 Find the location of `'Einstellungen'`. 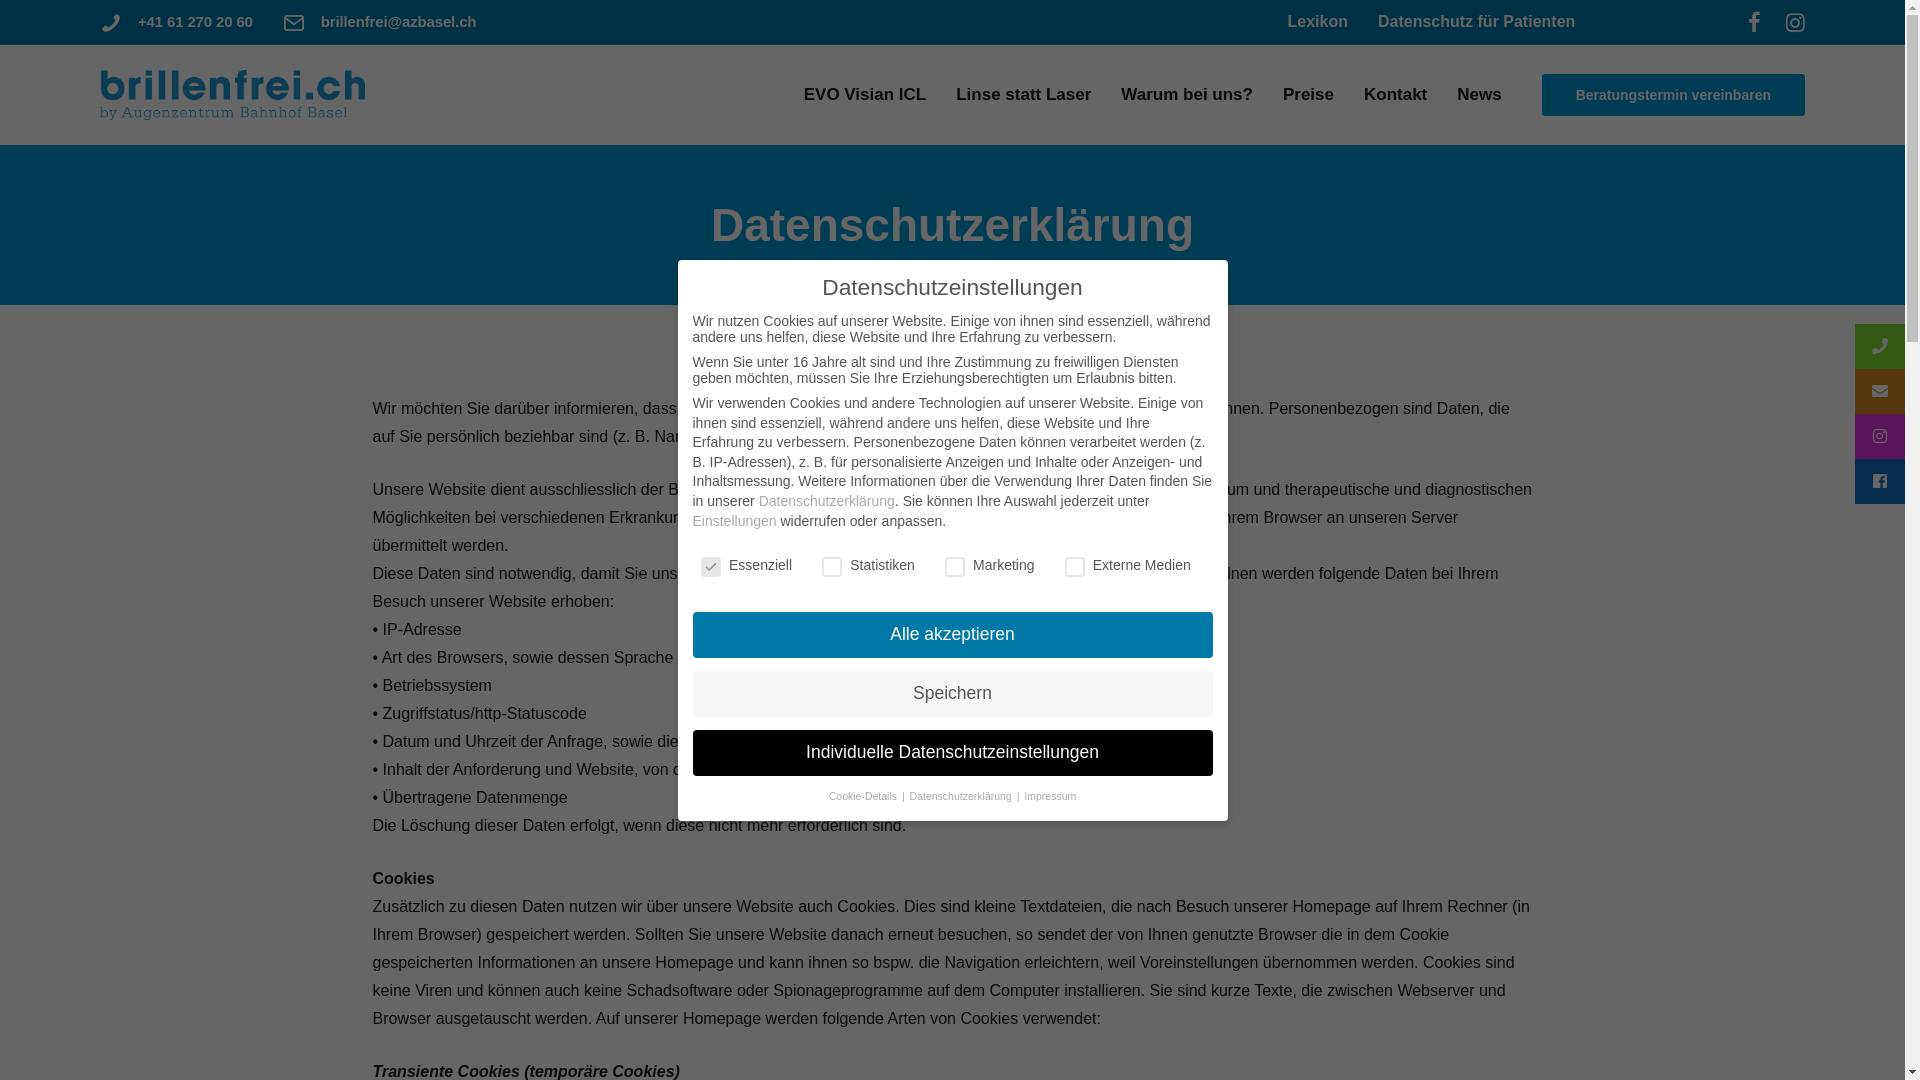

'Einstellungen' is located at coordinates (733, 519).